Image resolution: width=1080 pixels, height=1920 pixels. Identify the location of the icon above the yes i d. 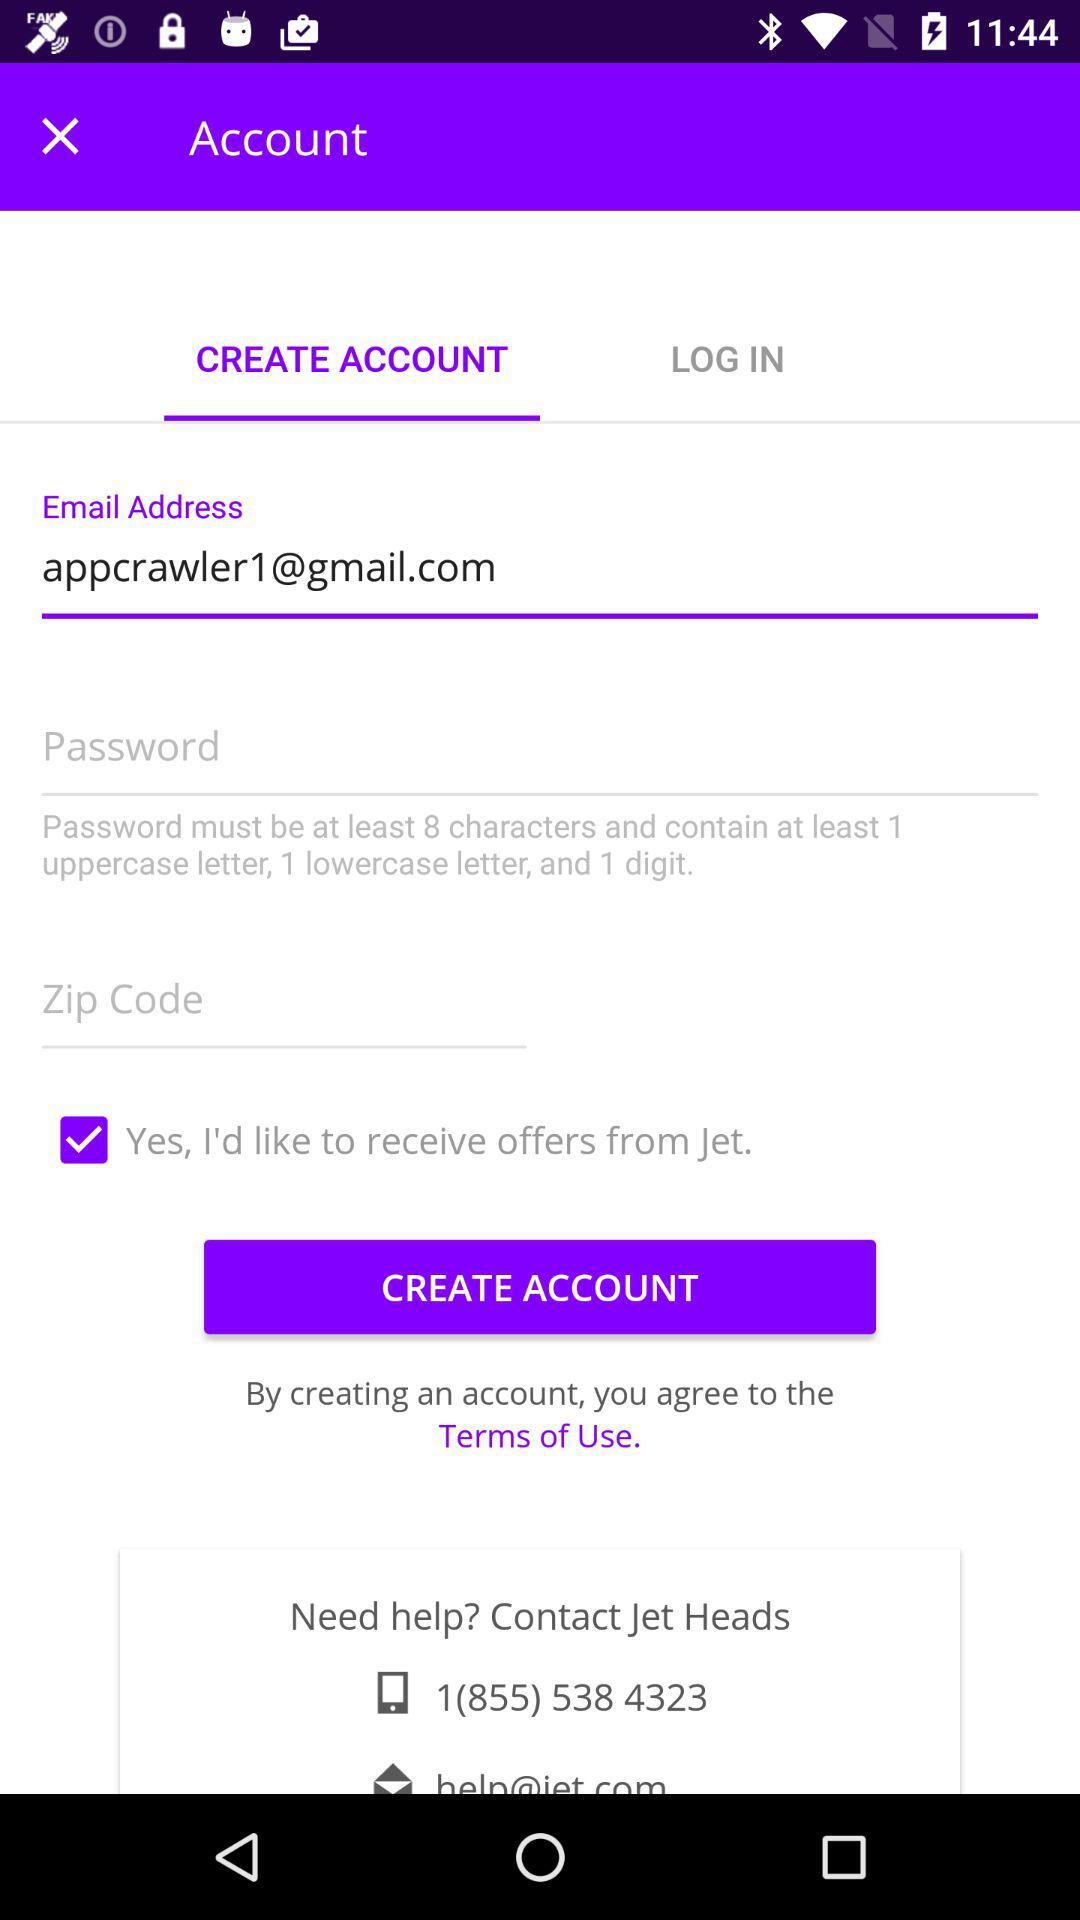
(284, 992).